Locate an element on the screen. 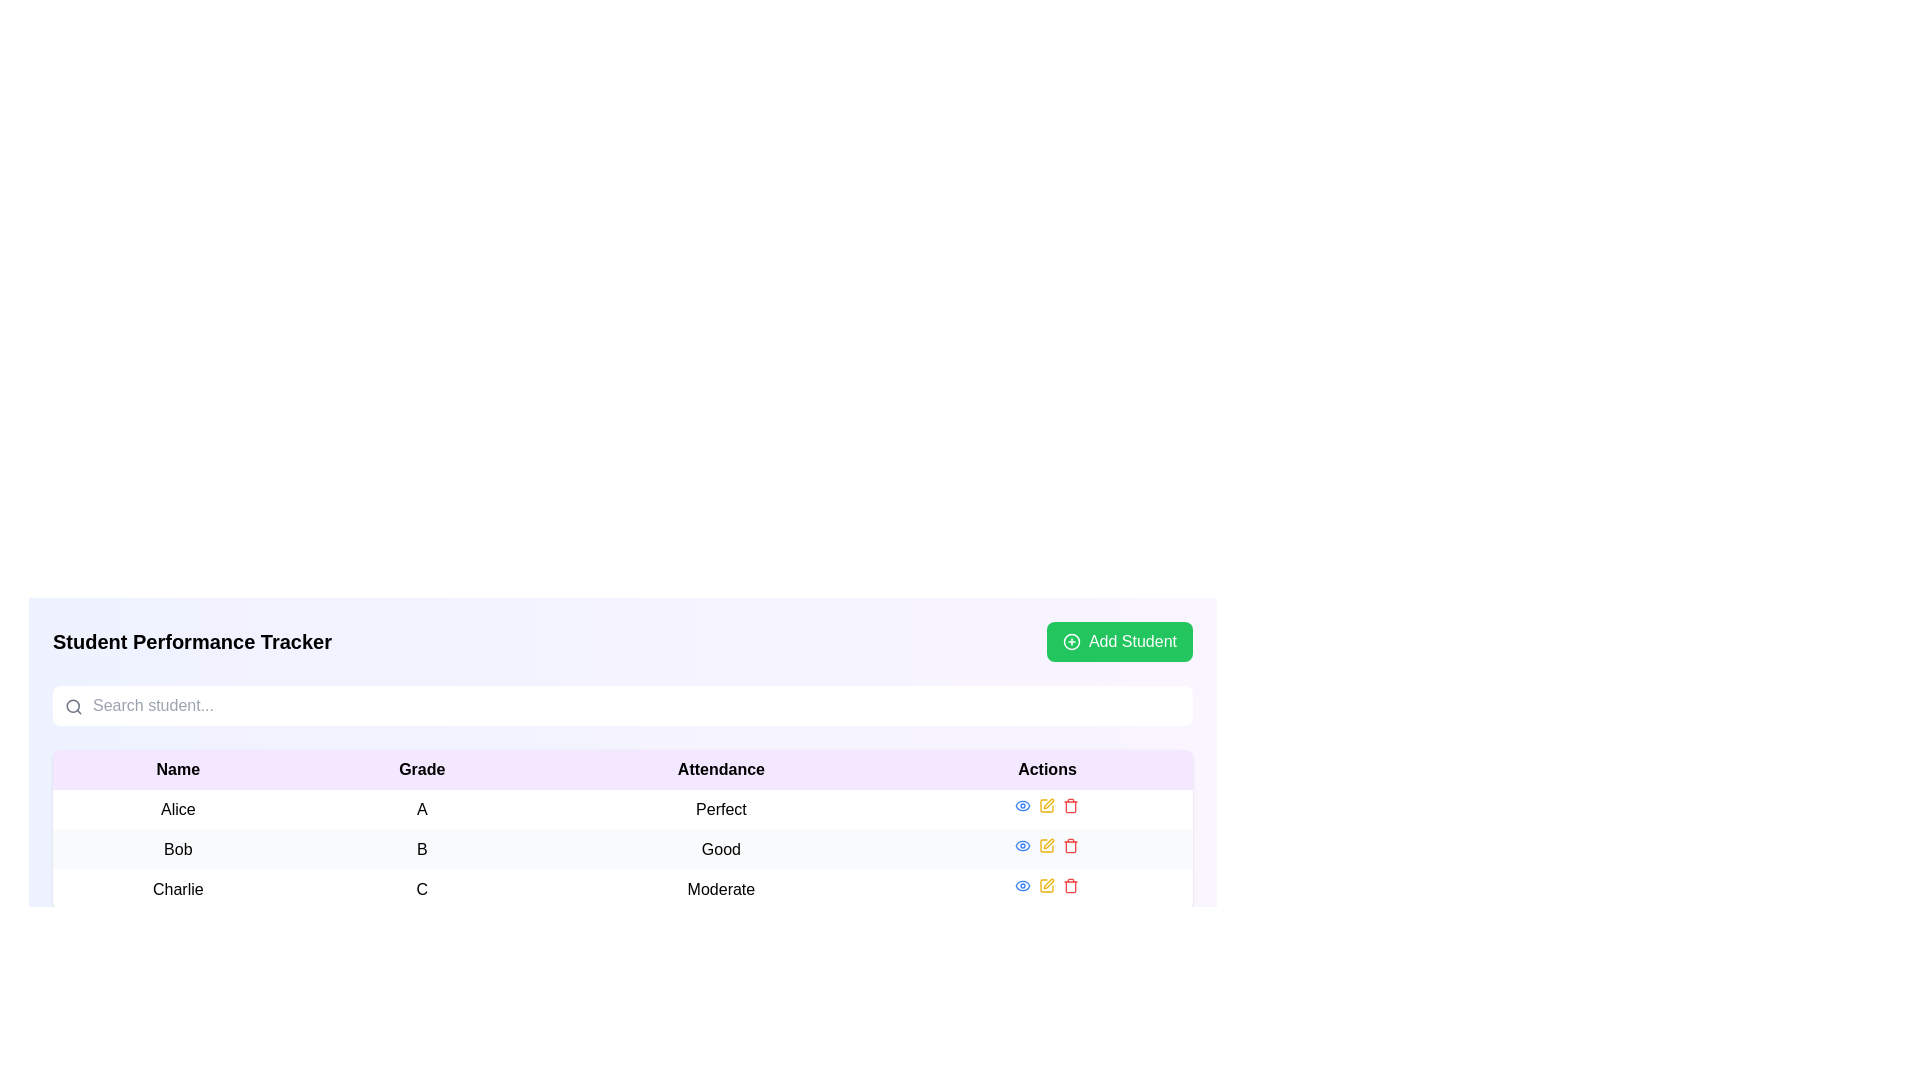 The width and height of the screenshot is (1920, 1080). the 'Attendance' text label, which is styled with padding and has a light purple background, positioned between the 'Grade' and 'Actions' columns in a header row of a table is located at coordinates (720, 769).